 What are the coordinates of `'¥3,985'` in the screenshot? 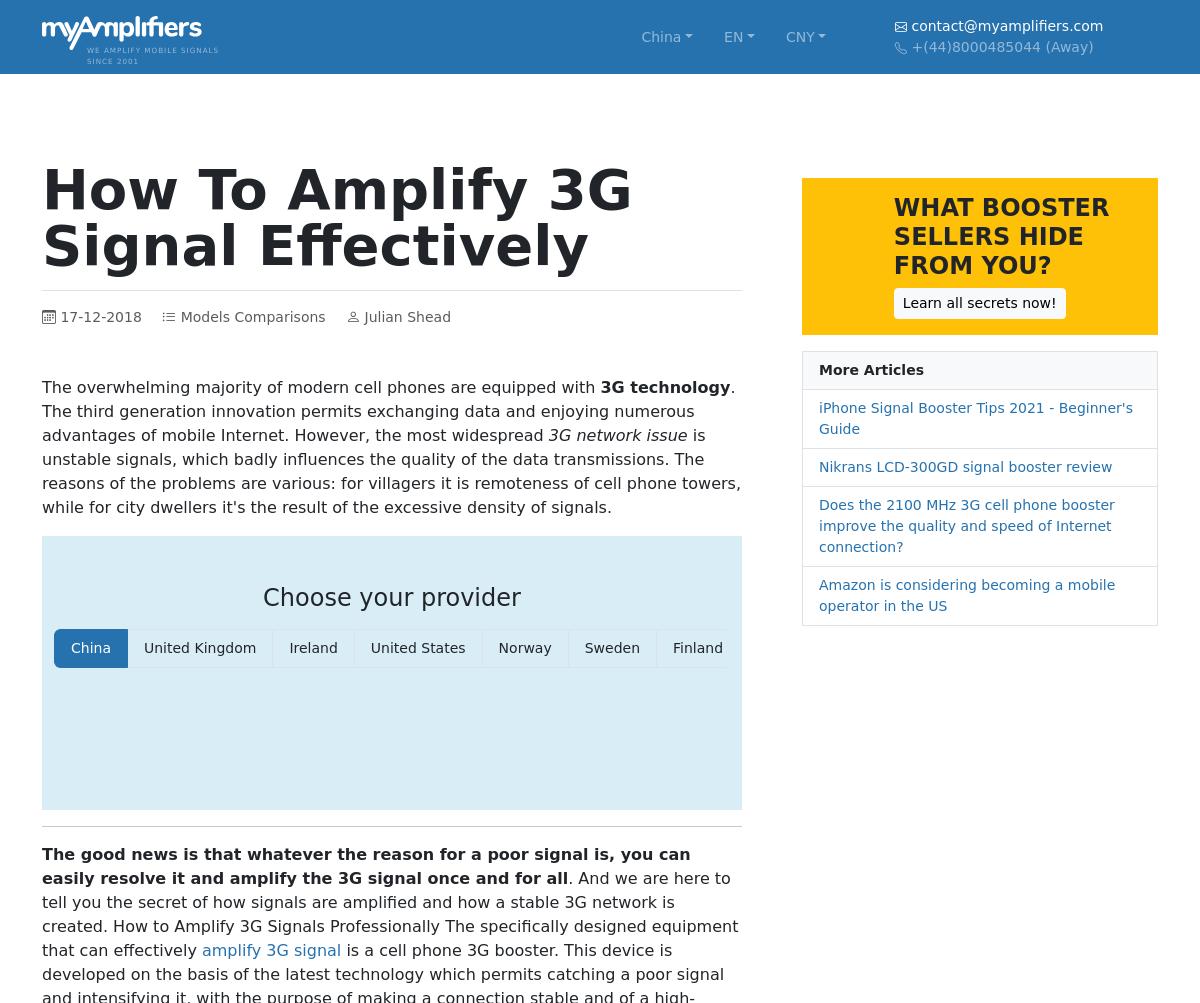 It's located at (1005, 360).